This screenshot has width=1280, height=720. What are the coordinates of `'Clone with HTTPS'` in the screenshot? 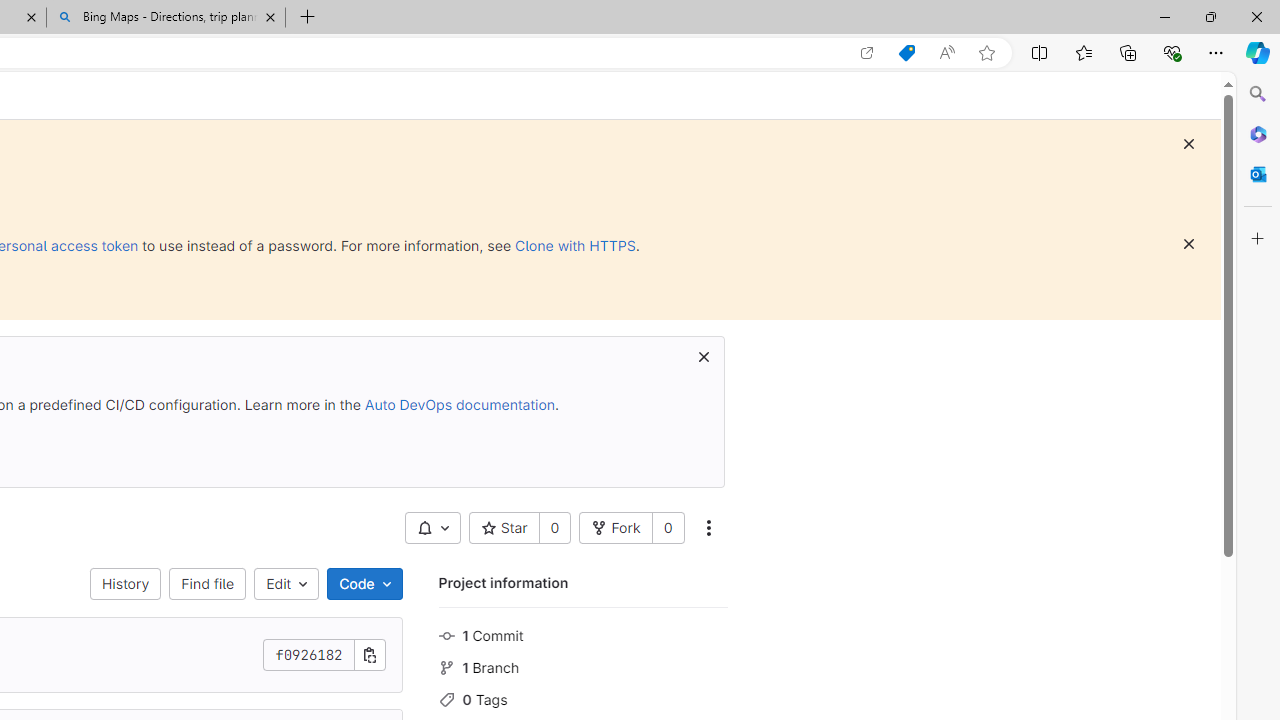 It's located at (574, 244).